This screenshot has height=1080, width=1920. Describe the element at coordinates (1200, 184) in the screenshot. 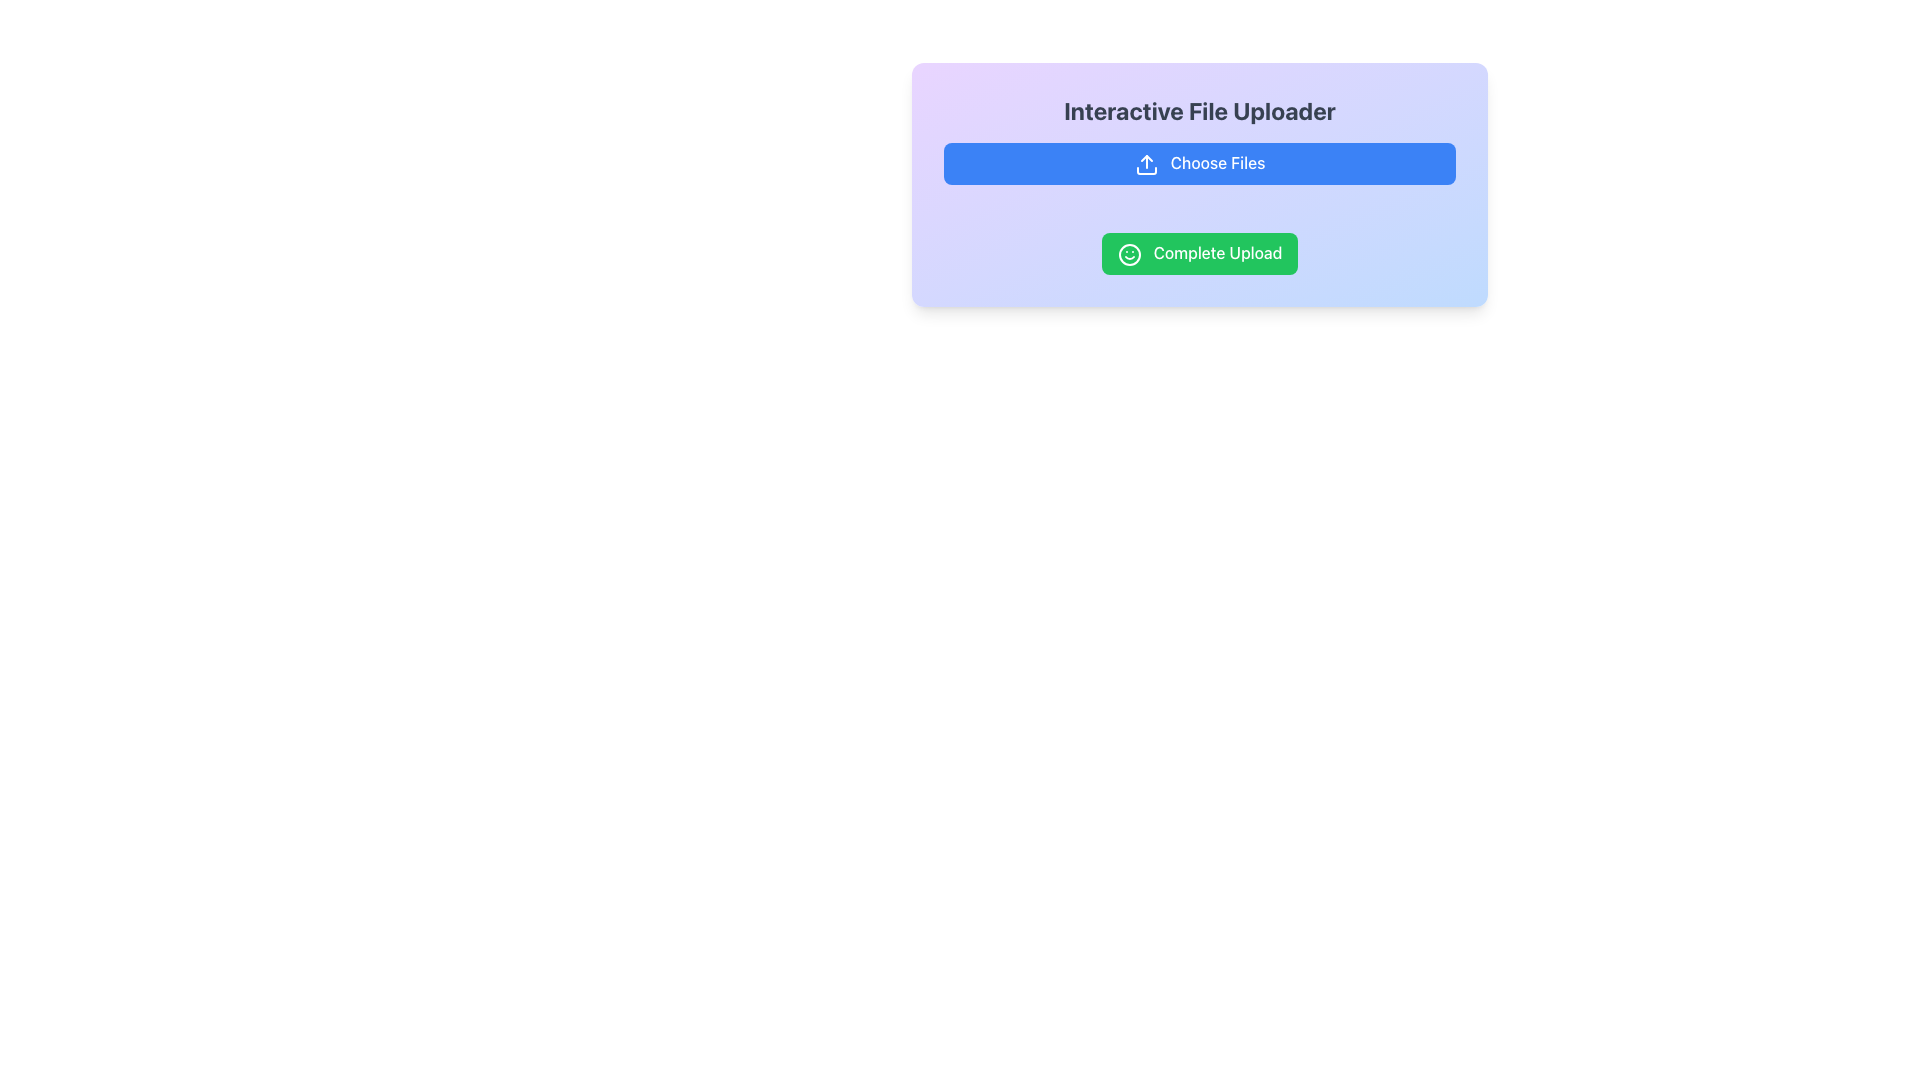

I see `and drop files into the interactive file uploader area, which features a gradient background and contains buttons for file selection and upload` at that location.